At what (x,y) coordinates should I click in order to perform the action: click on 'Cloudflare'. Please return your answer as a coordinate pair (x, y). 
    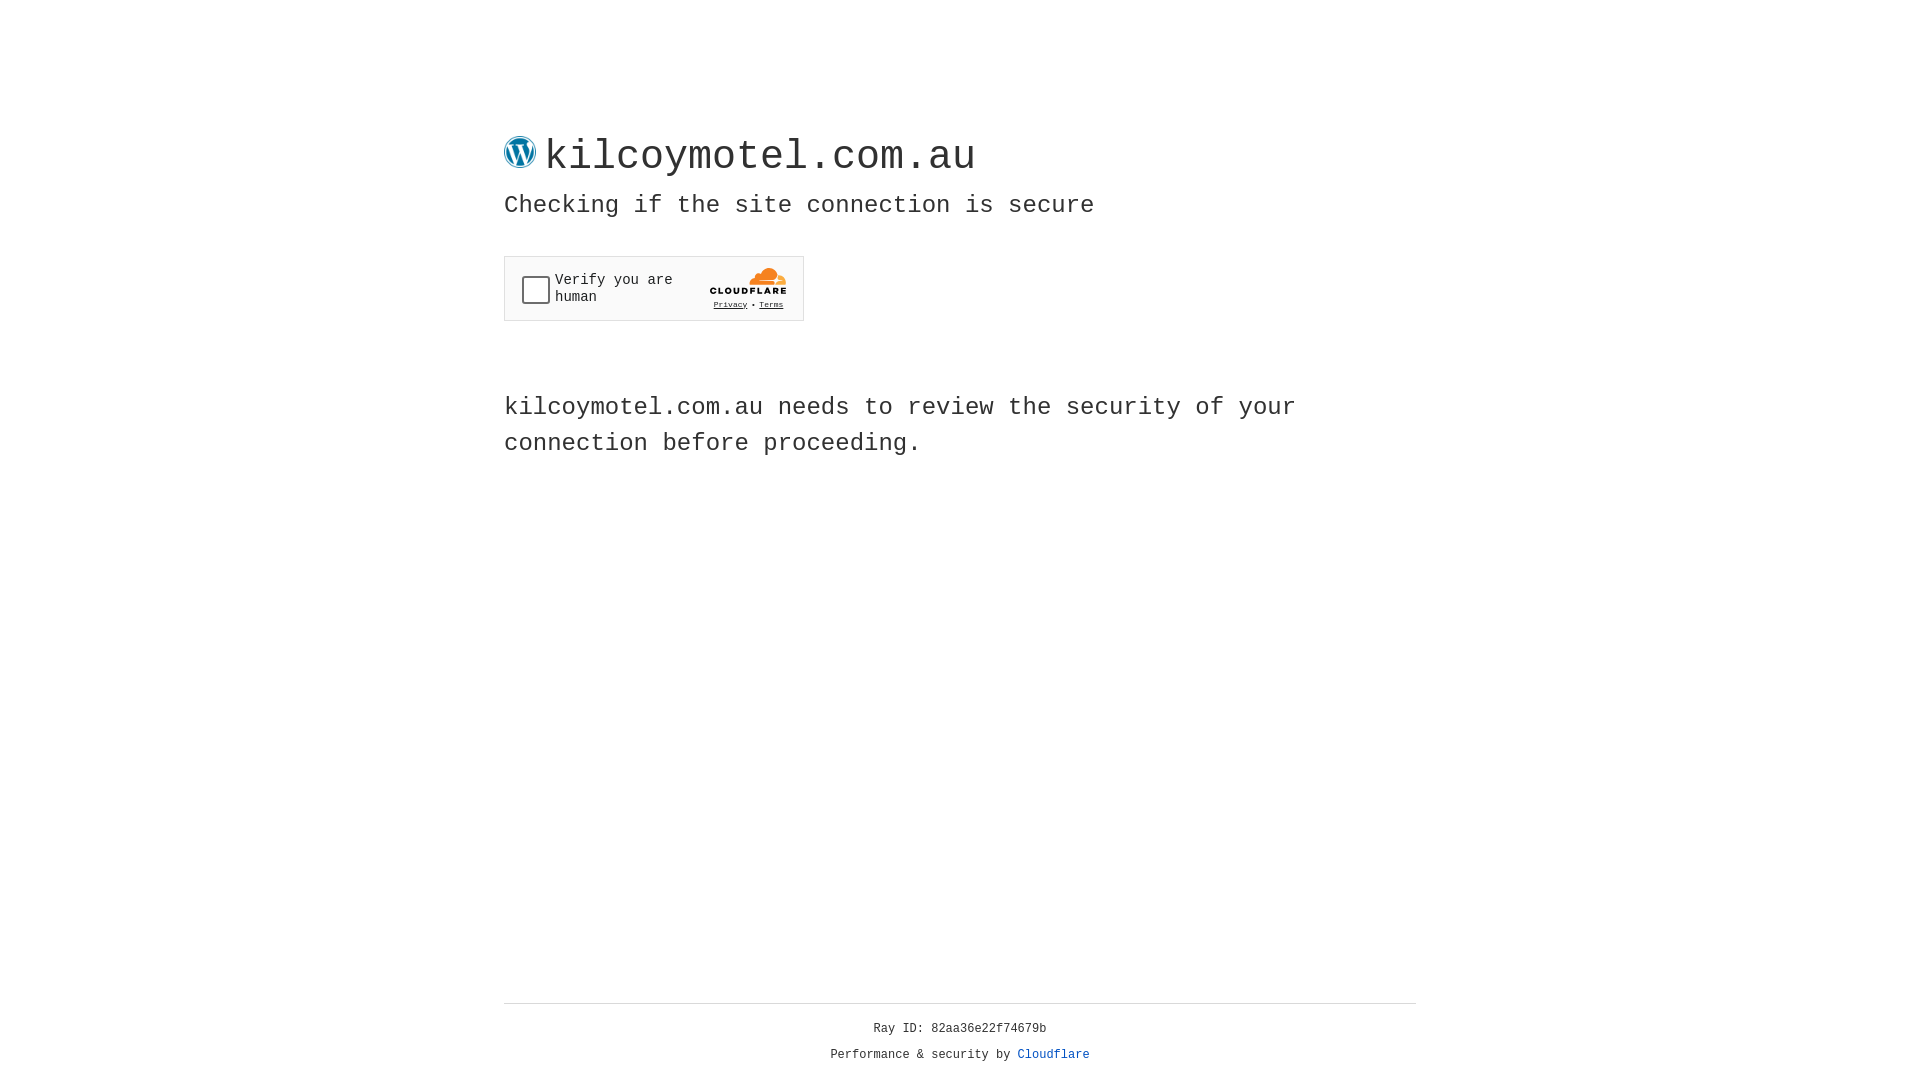
    Looking at the image, I should click on (1053, 1054).